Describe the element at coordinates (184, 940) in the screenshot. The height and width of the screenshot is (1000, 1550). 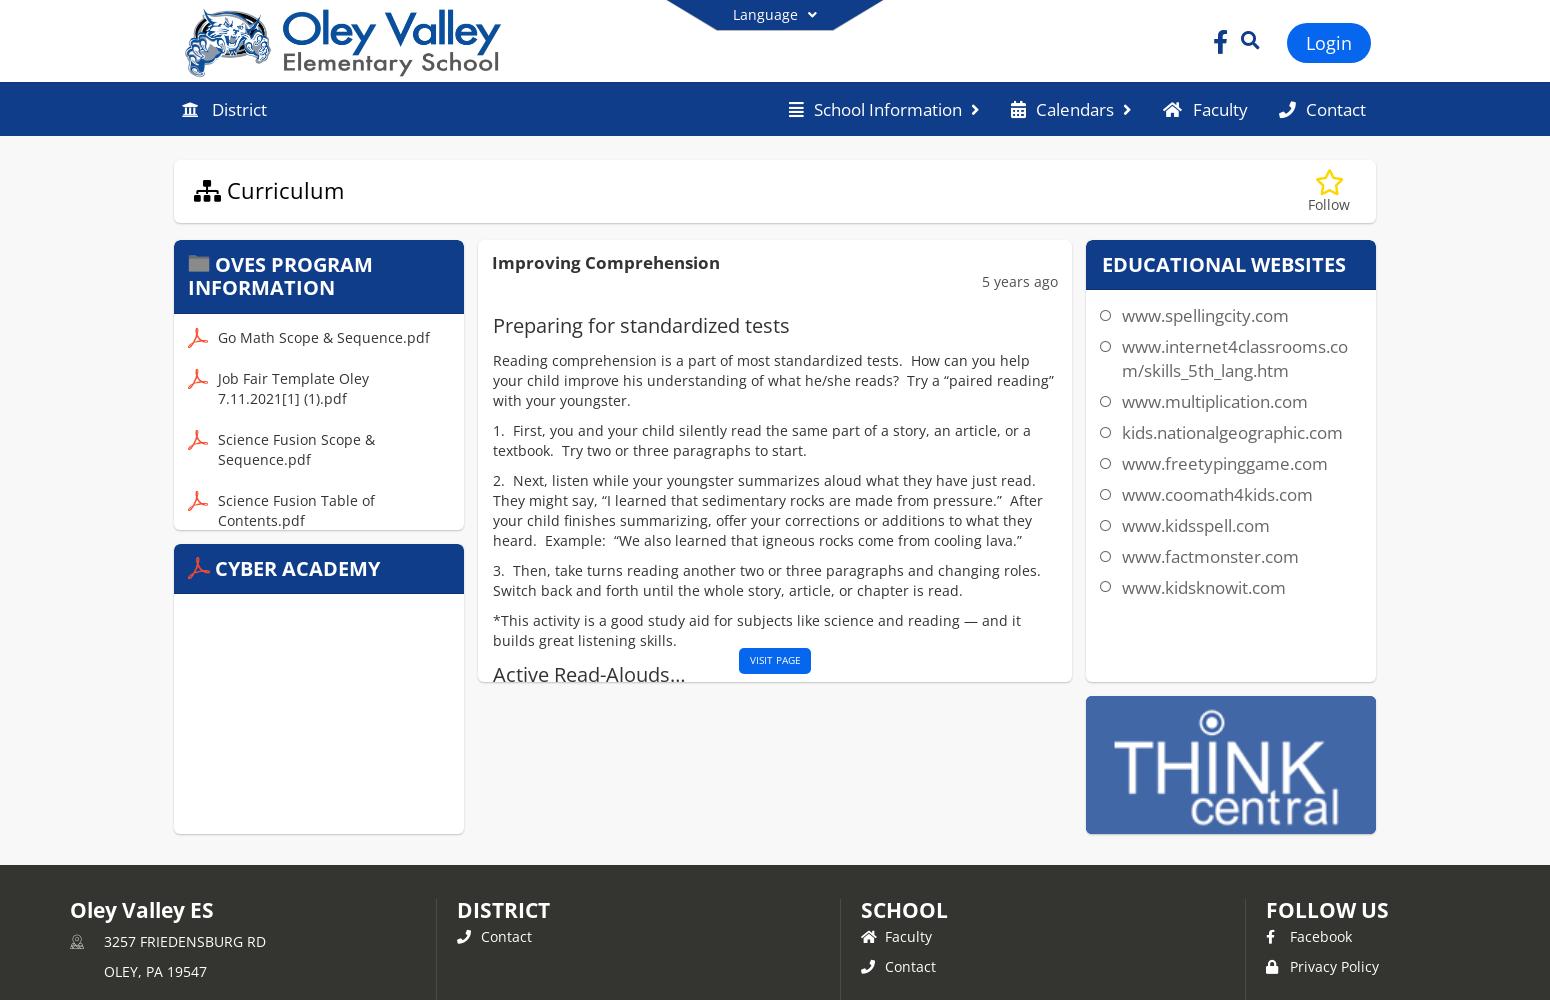
I see `'3257 FRIEDENSBURG RD'` at that location.